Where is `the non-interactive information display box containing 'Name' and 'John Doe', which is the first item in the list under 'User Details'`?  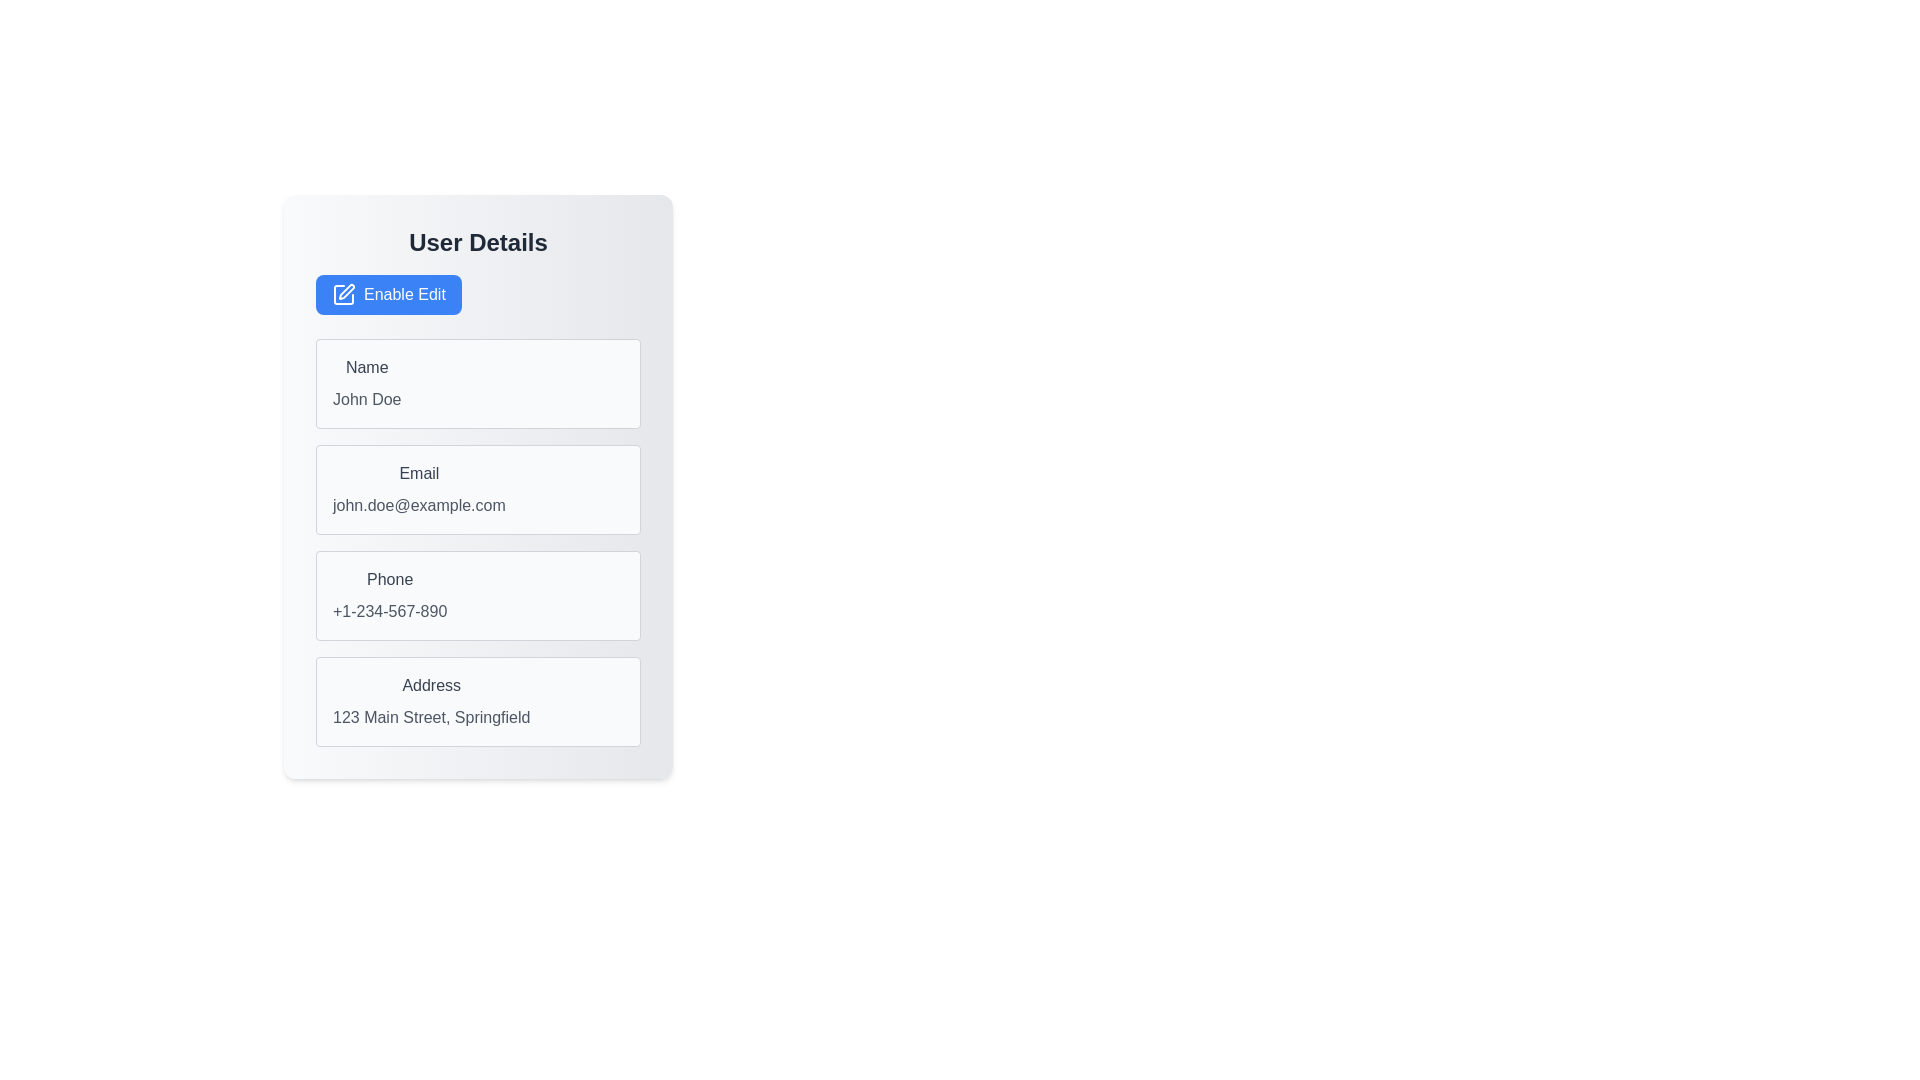 the non-interactive information display box containing 'Name' and 'John Doe', which is the first item in the list under 'User Details' is located at coordinates (477, 384).